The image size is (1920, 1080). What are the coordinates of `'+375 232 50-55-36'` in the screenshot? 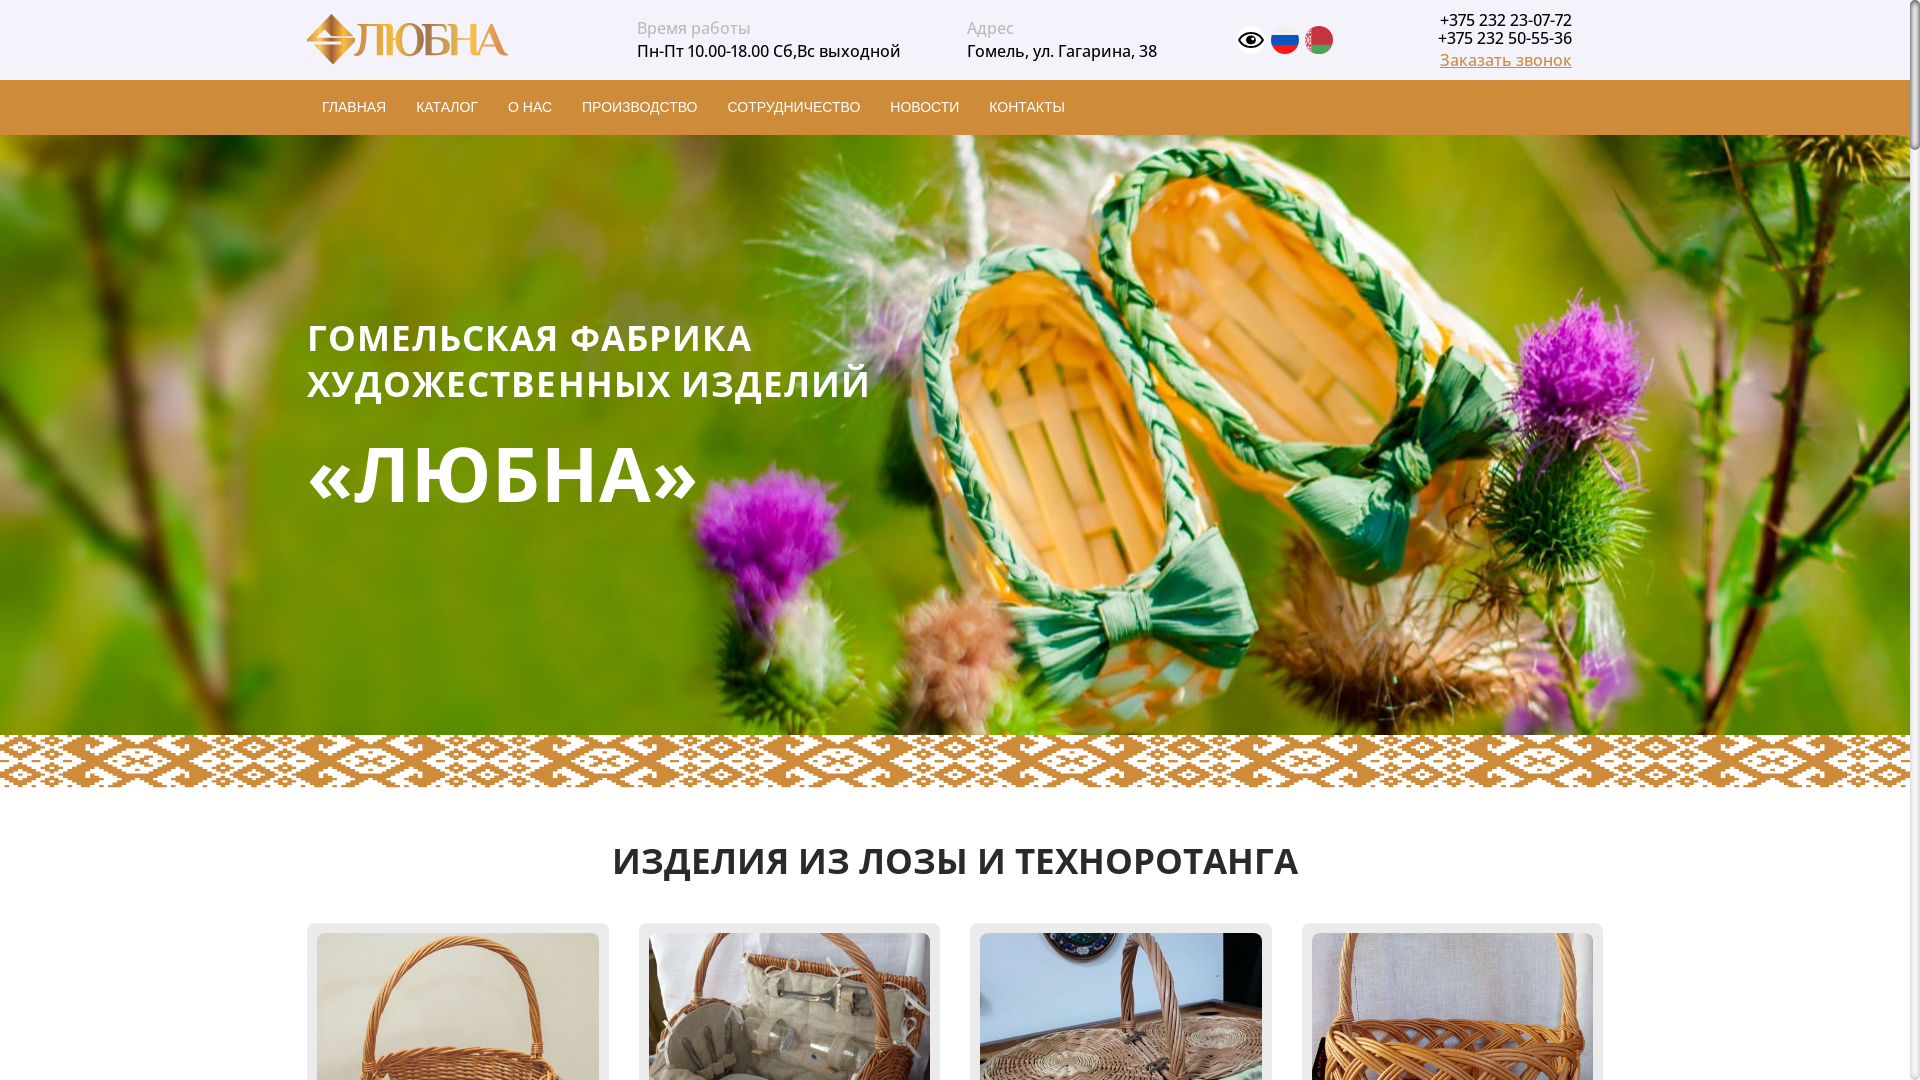 It's located at (1505, 38).